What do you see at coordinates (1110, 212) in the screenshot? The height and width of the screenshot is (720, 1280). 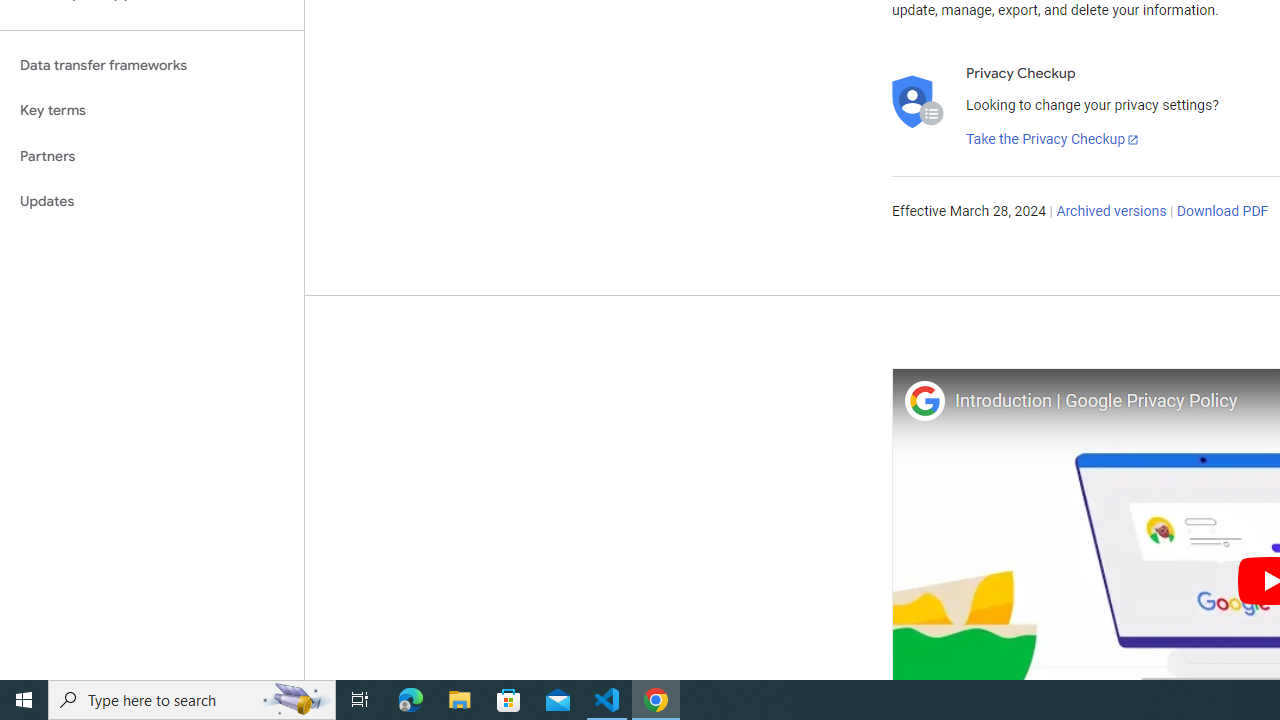 I see `'Archived versions'` at bounding box center [1110, 212].